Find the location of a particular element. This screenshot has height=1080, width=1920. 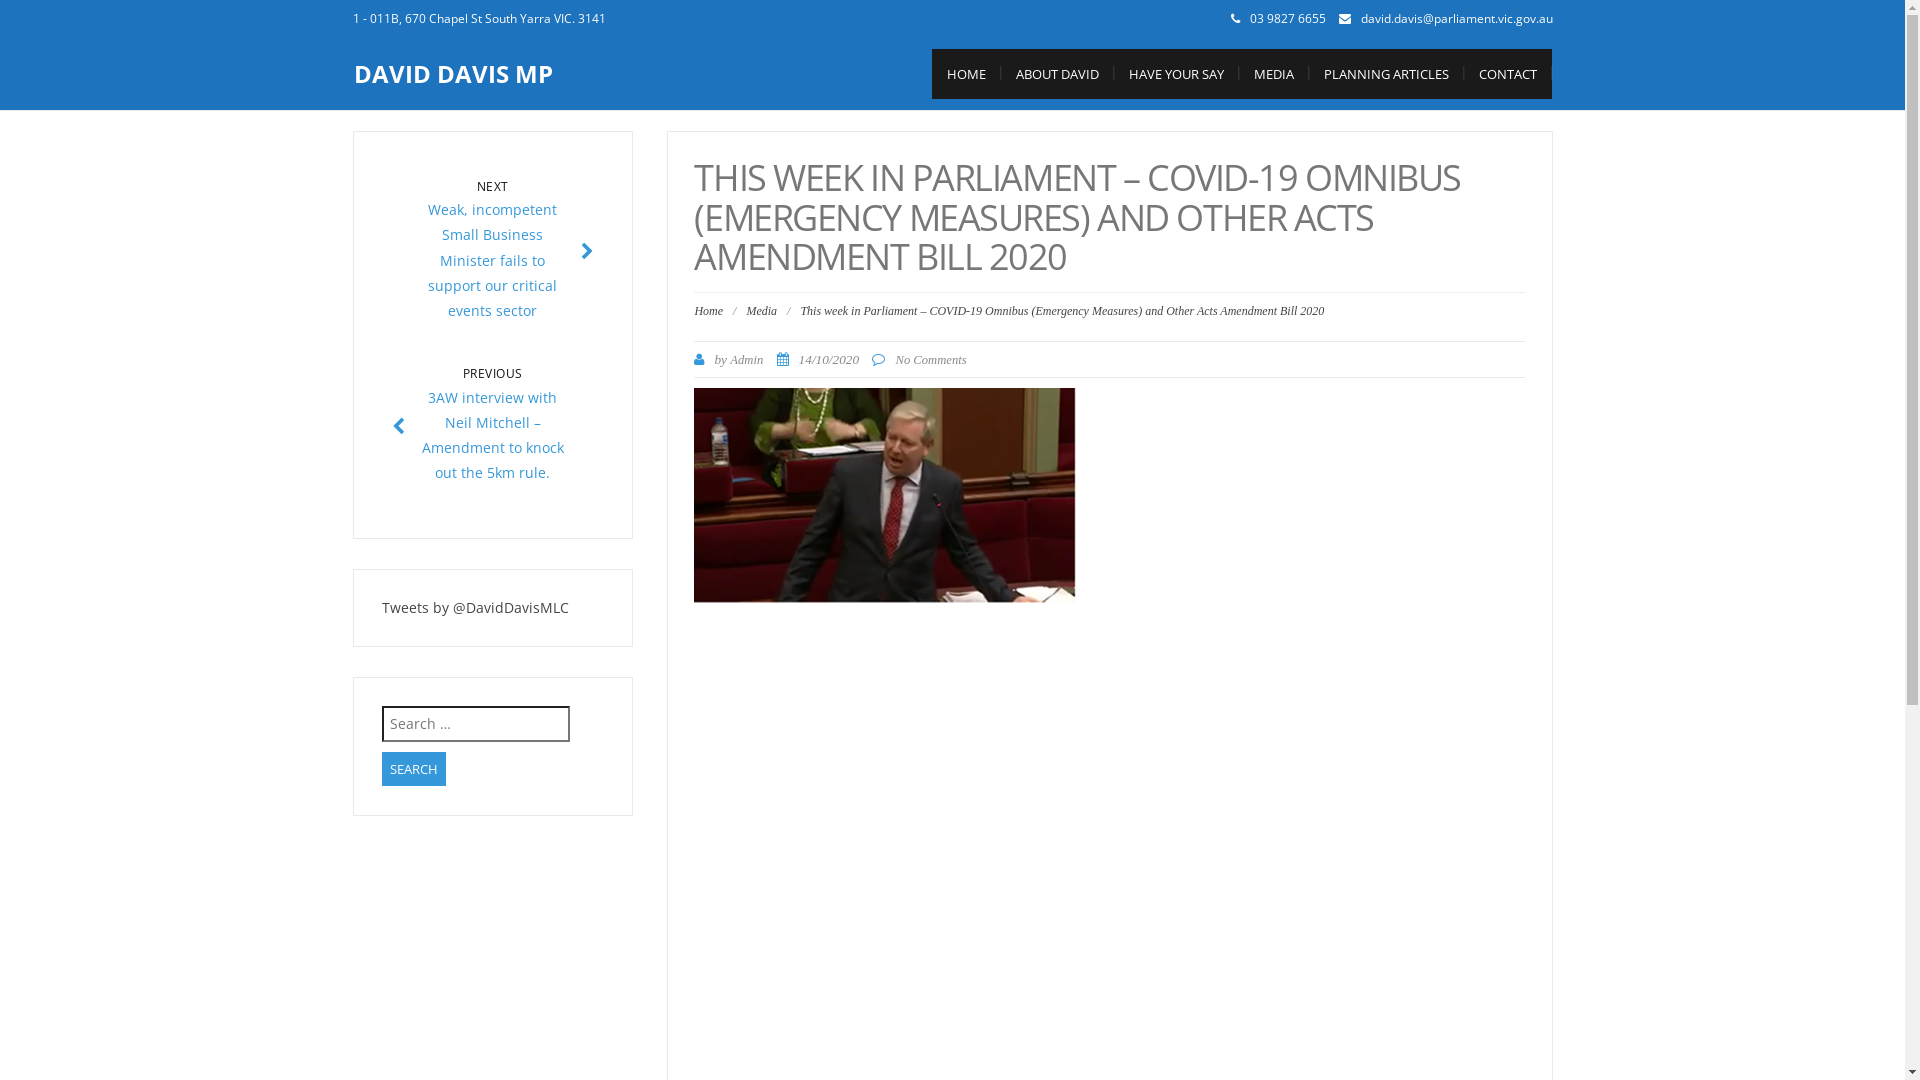

'PLANNING ARTICLES' is located at coordinates (1384, 72).